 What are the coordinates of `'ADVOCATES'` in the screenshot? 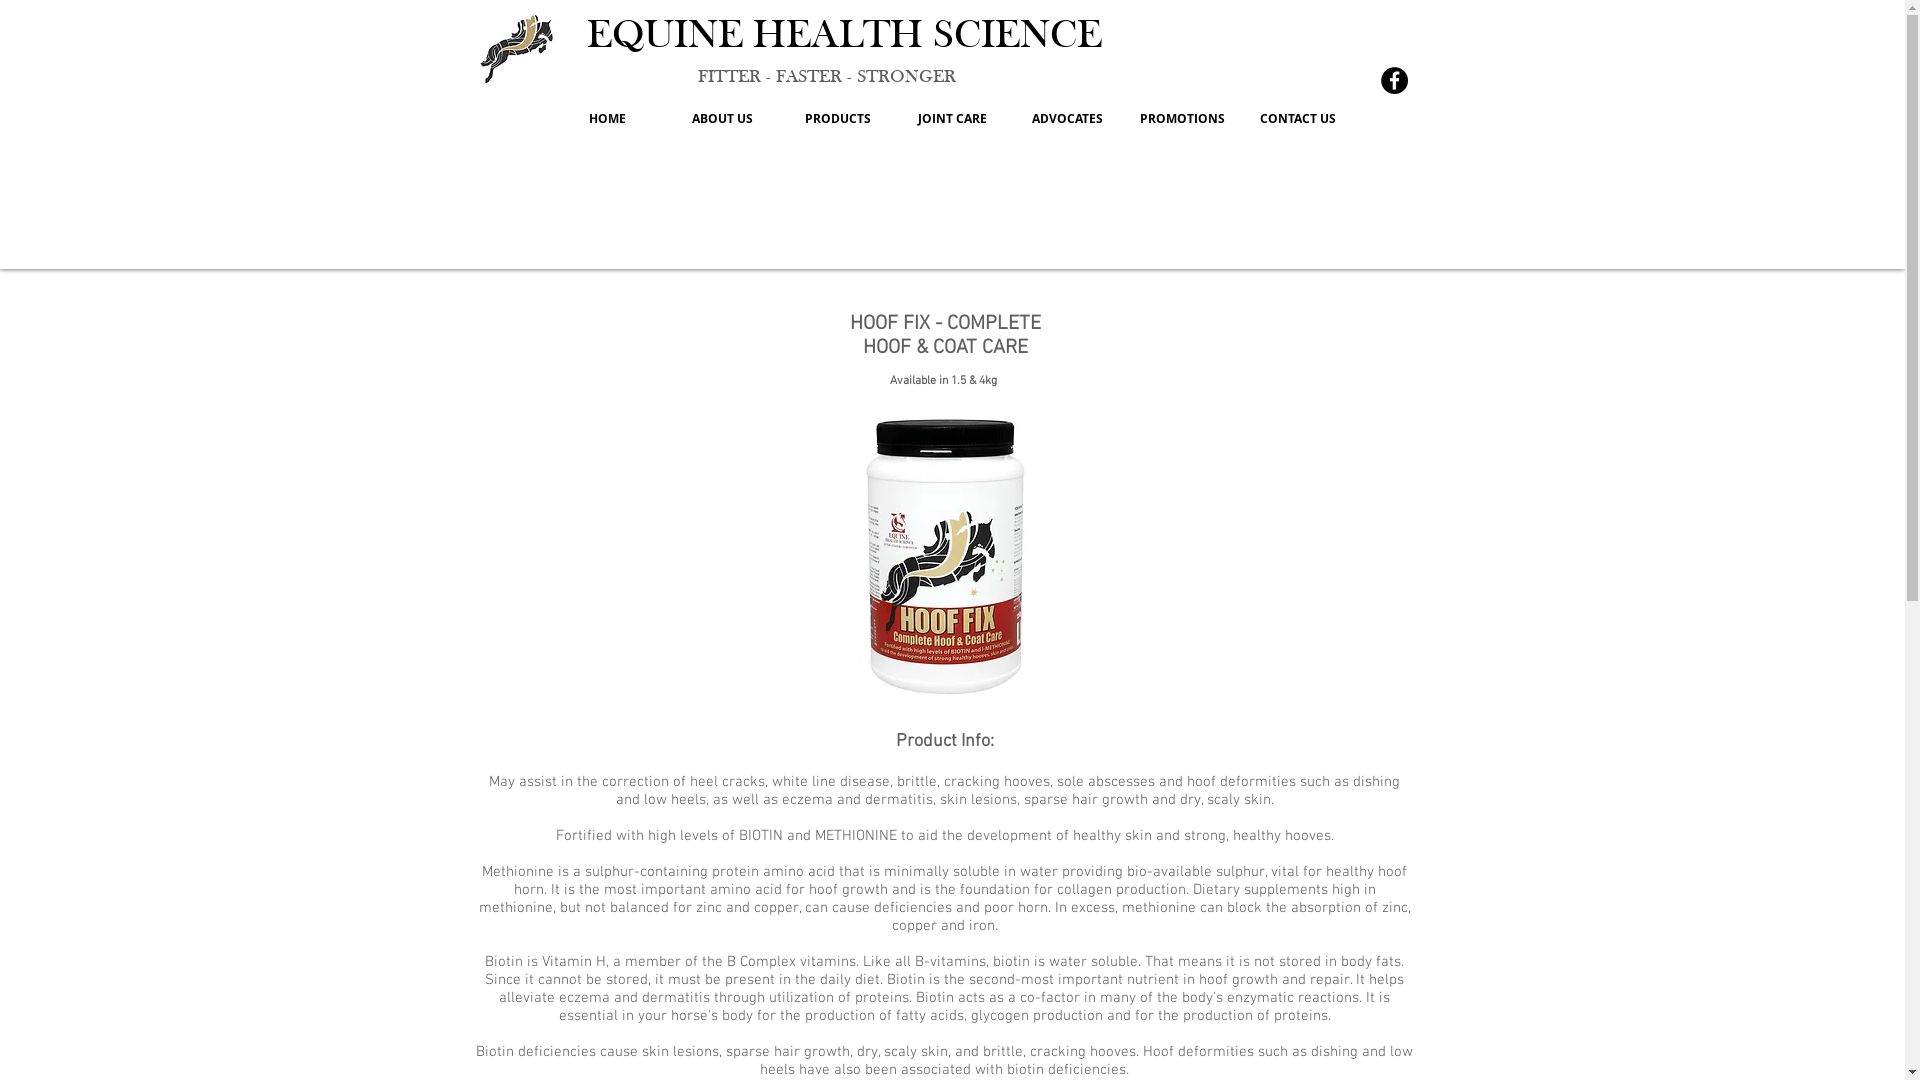 It's located at (1066, 119).